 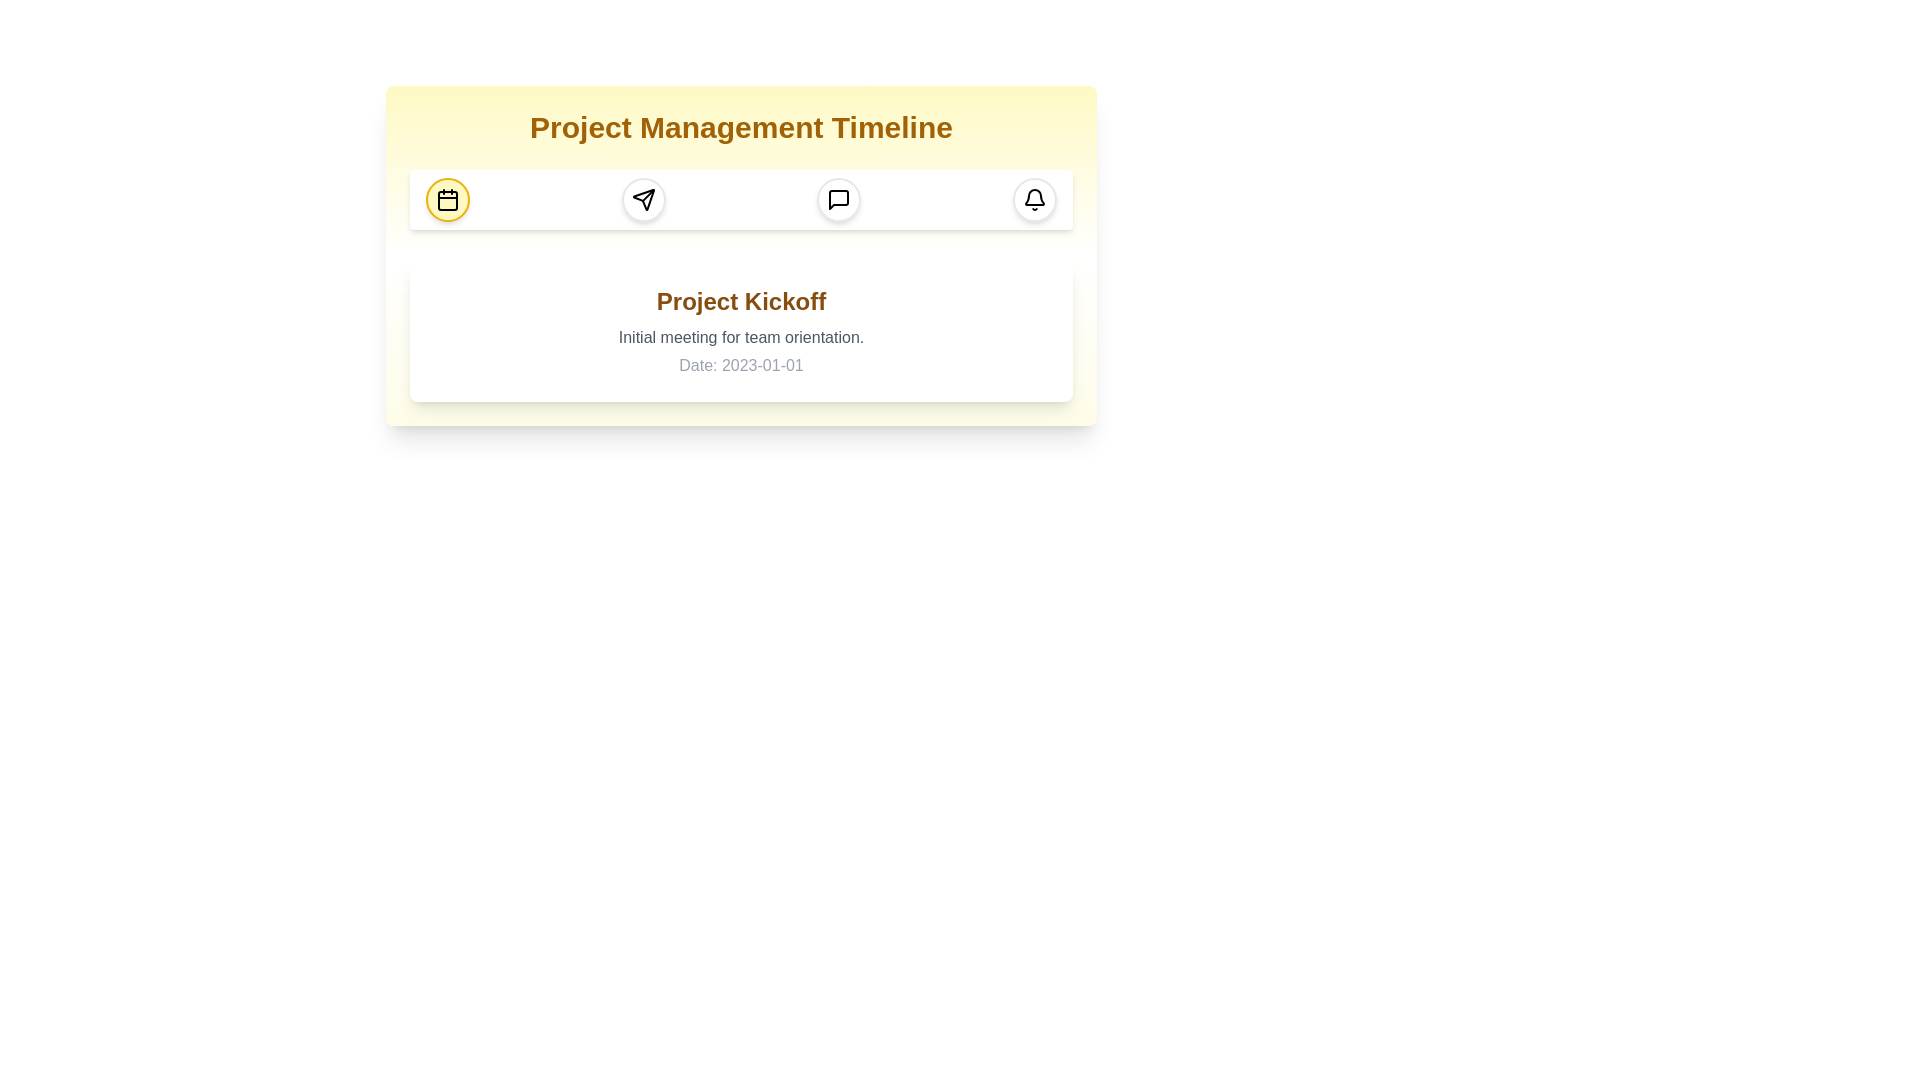 I want to click on the calendar icon styled in black and white located within a circular yellow background under the 'Project Management Timeline' title to trigger tooltip or highlight effects, so click(x=446, y=200).